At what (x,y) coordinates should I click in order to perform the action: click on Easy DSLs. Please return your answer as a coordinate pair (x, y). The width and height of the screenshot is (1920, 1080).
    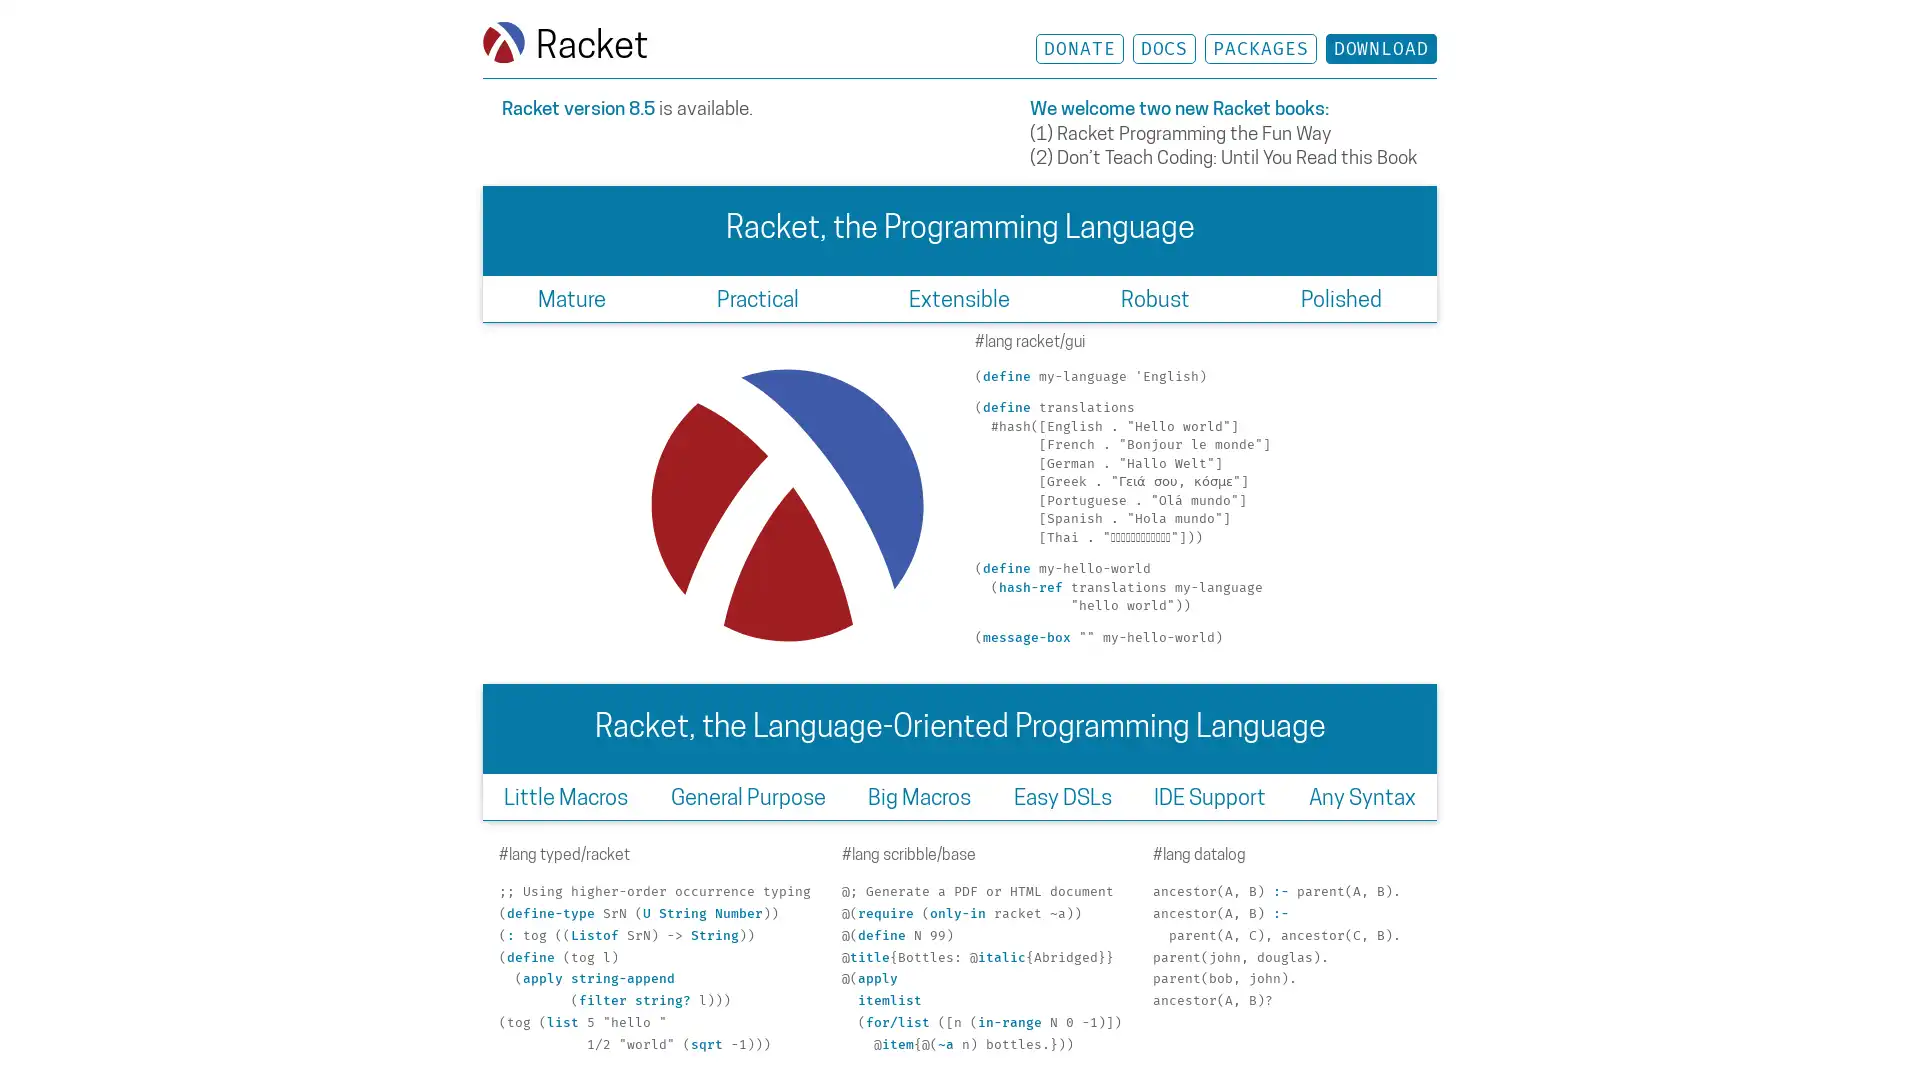
    Looking at the image, I should click on (1061, 795).